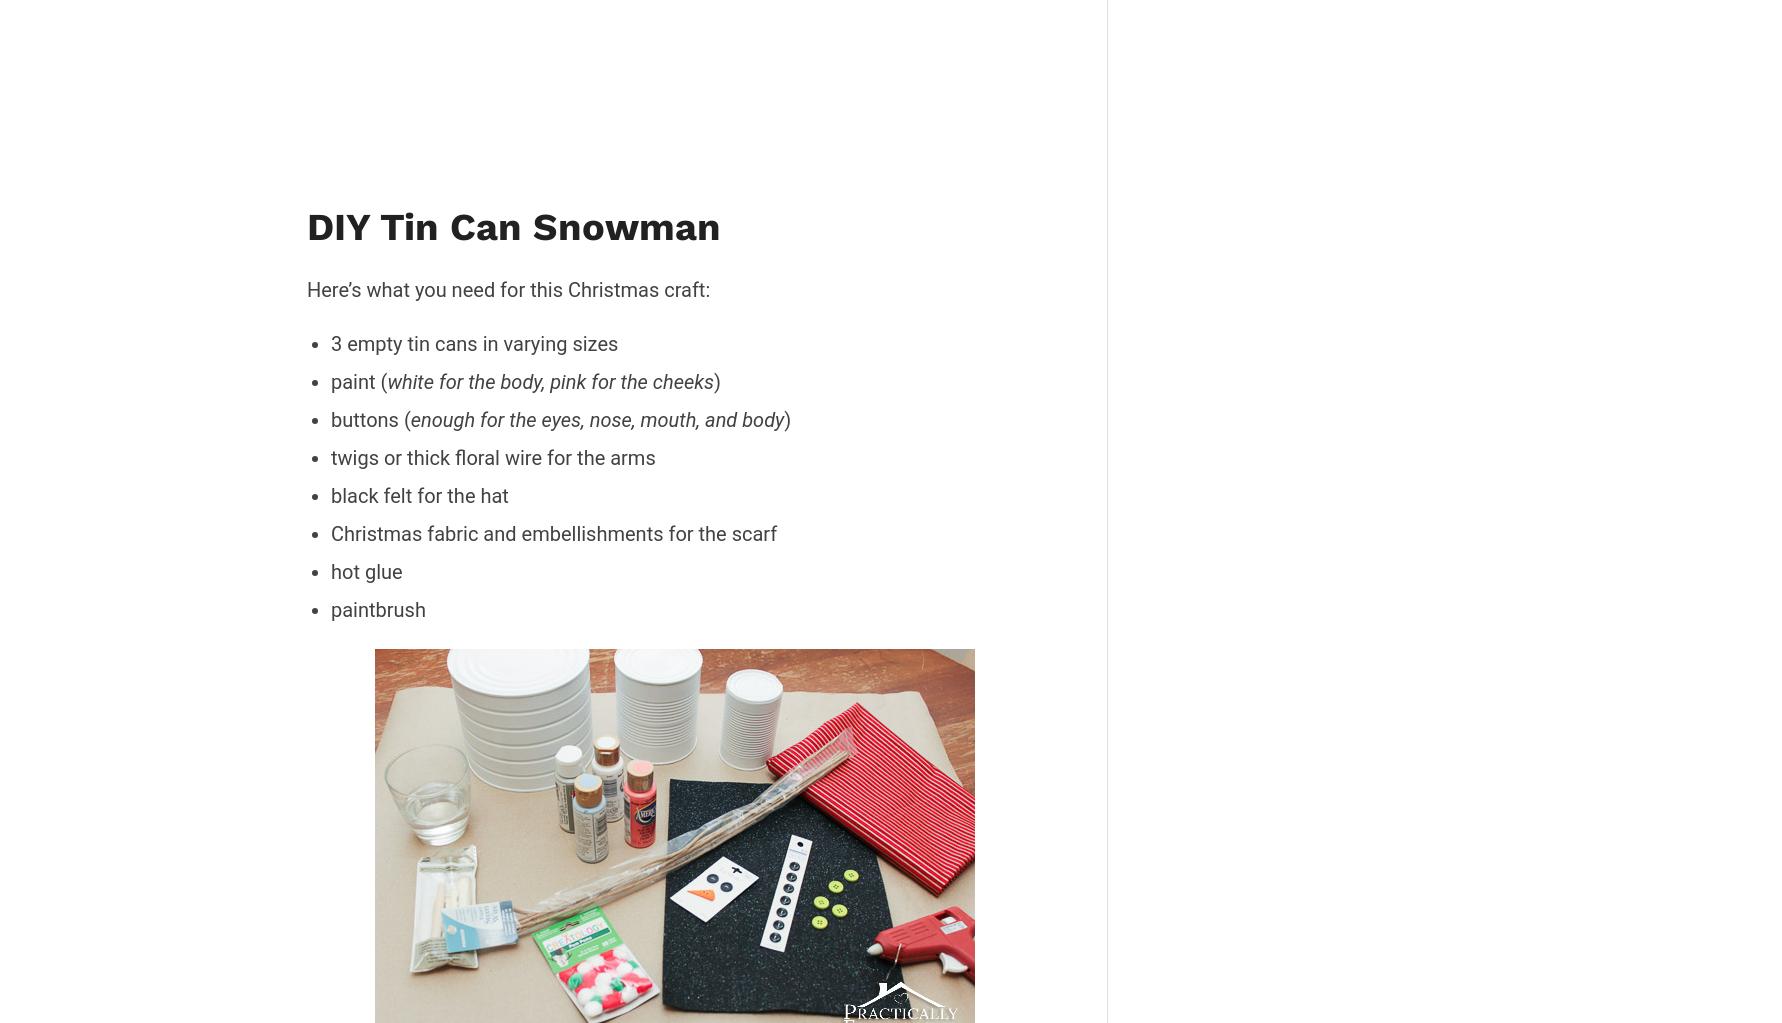 Image resolution: width=1782 pixels, height=1023 pixels. What do you see at coordinates (377, 607) in the screenshot?
I see `'paintbrush'` at bounding box center [377, 607].